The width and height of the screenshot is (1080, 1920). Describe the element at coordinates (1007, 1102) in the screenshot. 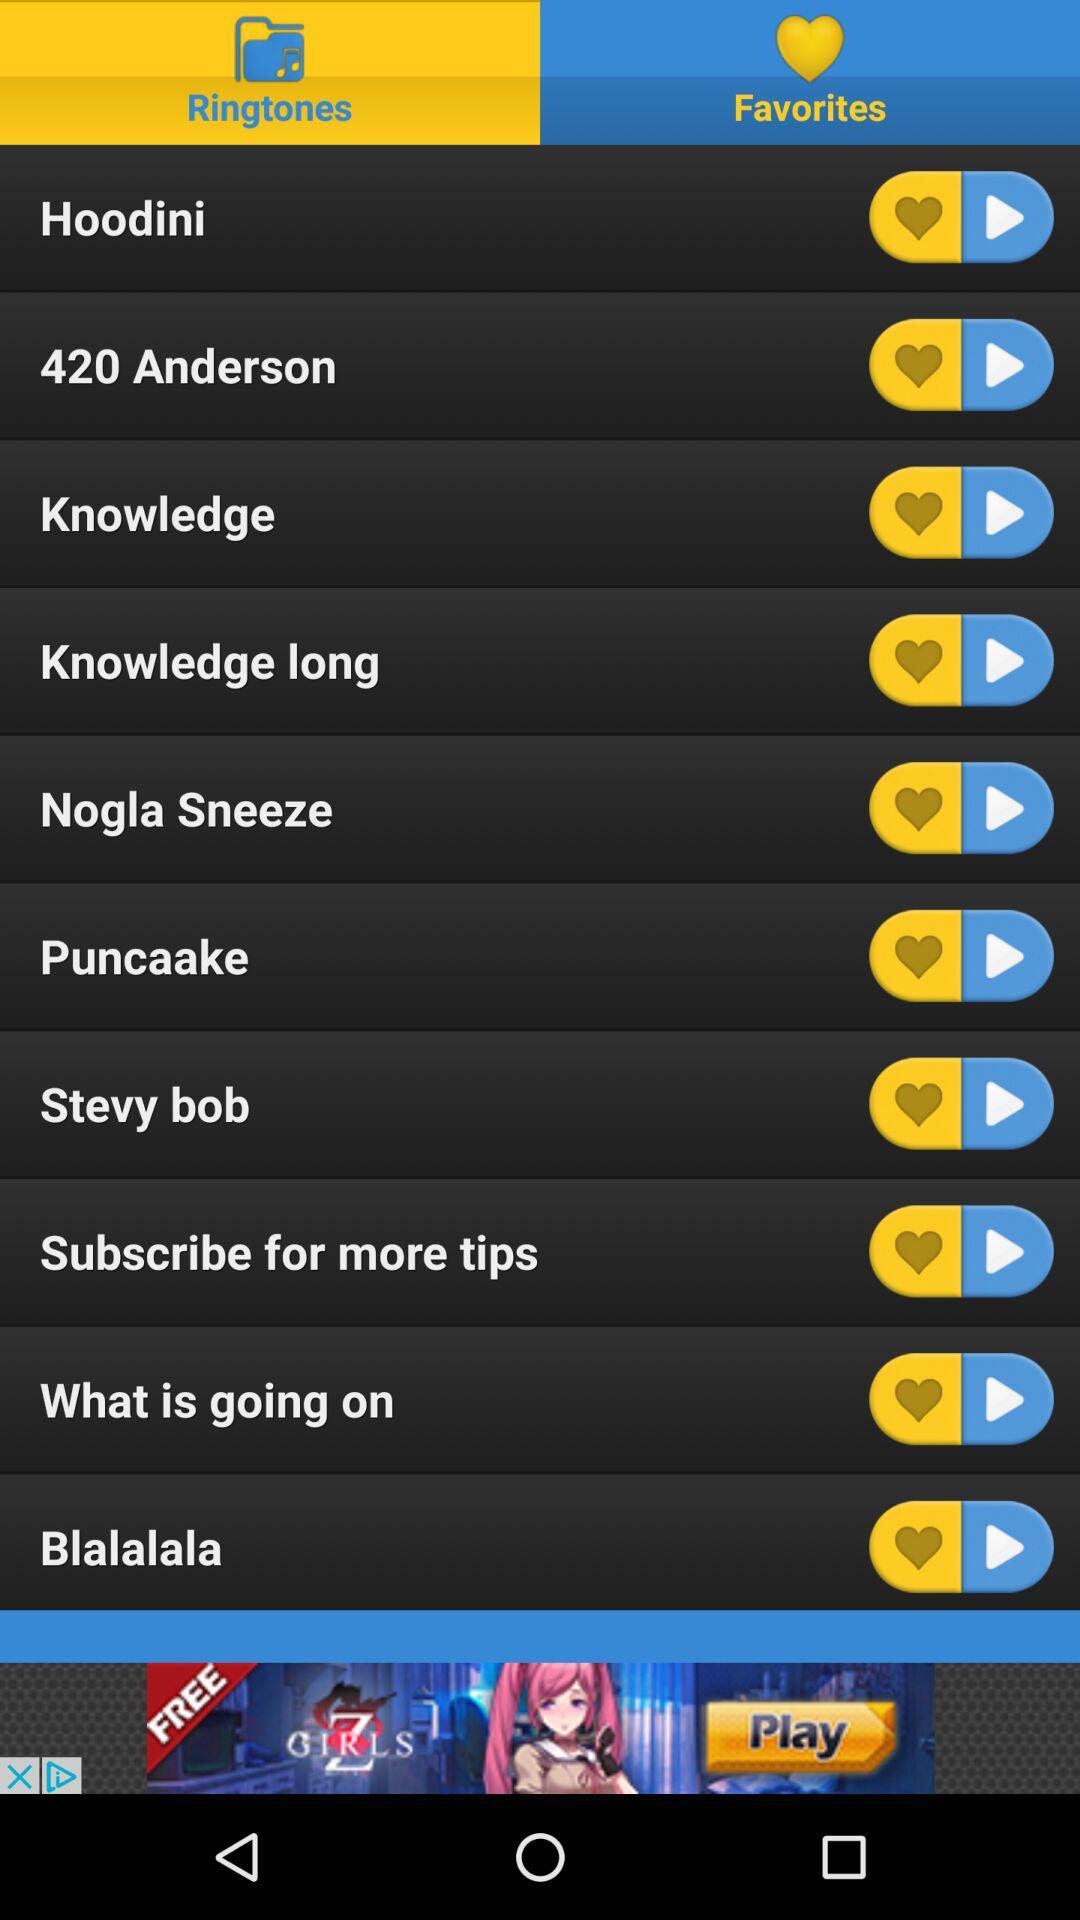

I see `ringtone` at that location.